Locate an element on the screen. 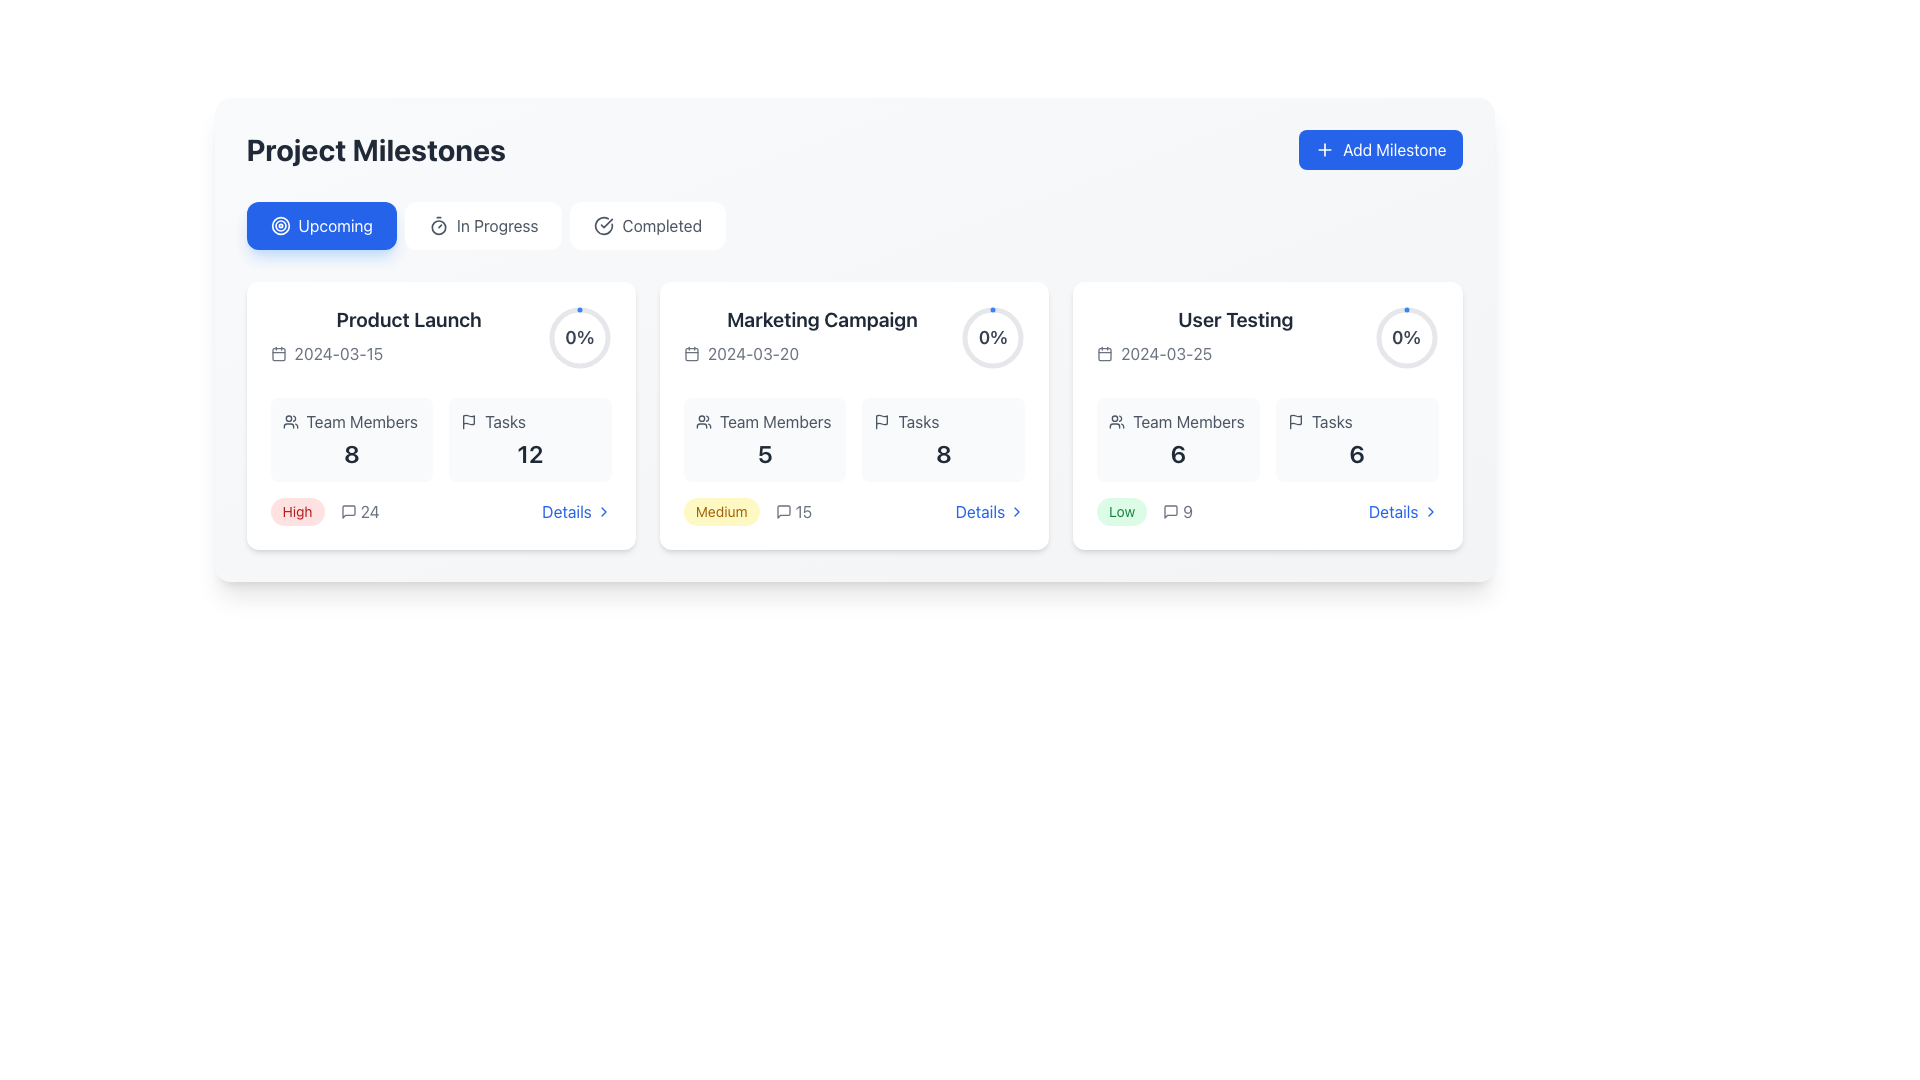 This screenshot has height=1080, width=1920. the decorative visual identifier indicating the 'Upcoming' section or filter, which is part of the 'Upcoming' button located at the top left of the interface is located at coordinates (279, 225).